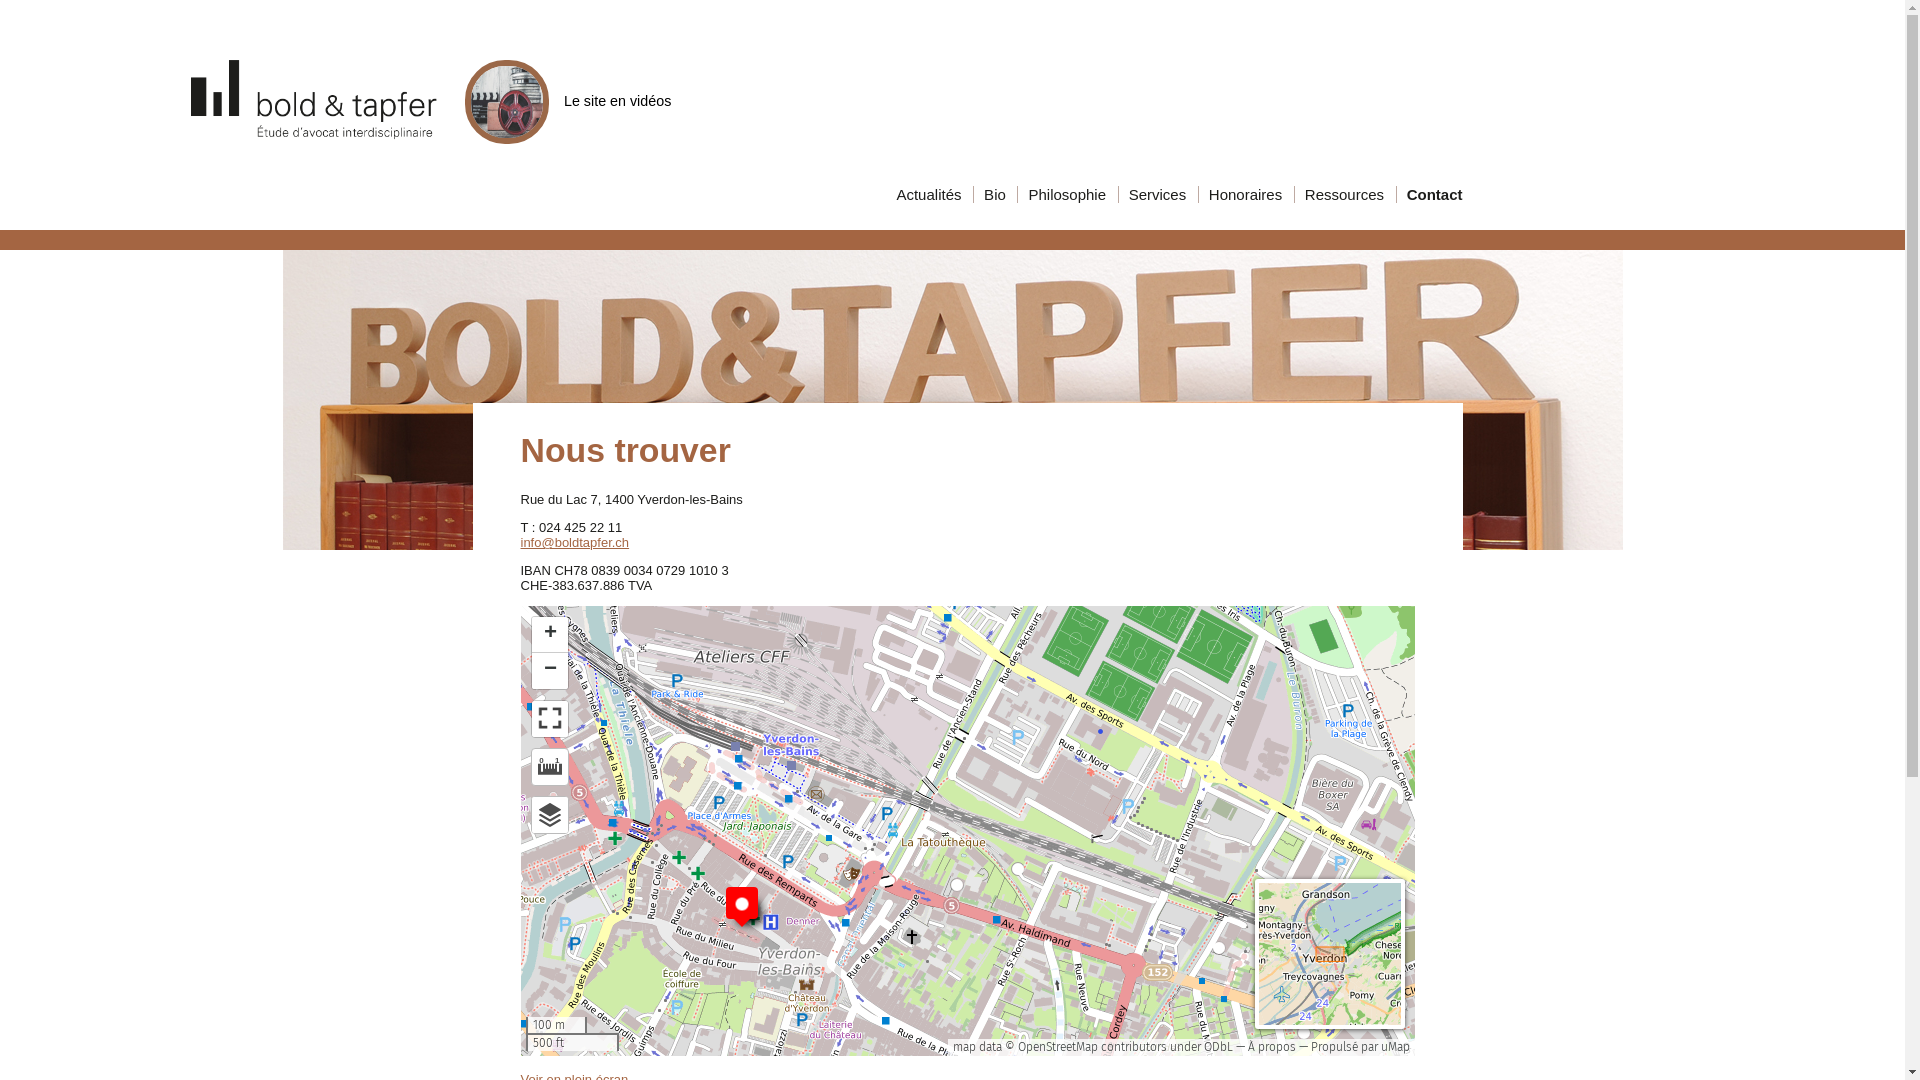 This screenshot has height=1080, width=1920. What do you see at coordinates (1474, 194) in the screenshot?
I see `'Contact'` at bounding box center [1474, 194].